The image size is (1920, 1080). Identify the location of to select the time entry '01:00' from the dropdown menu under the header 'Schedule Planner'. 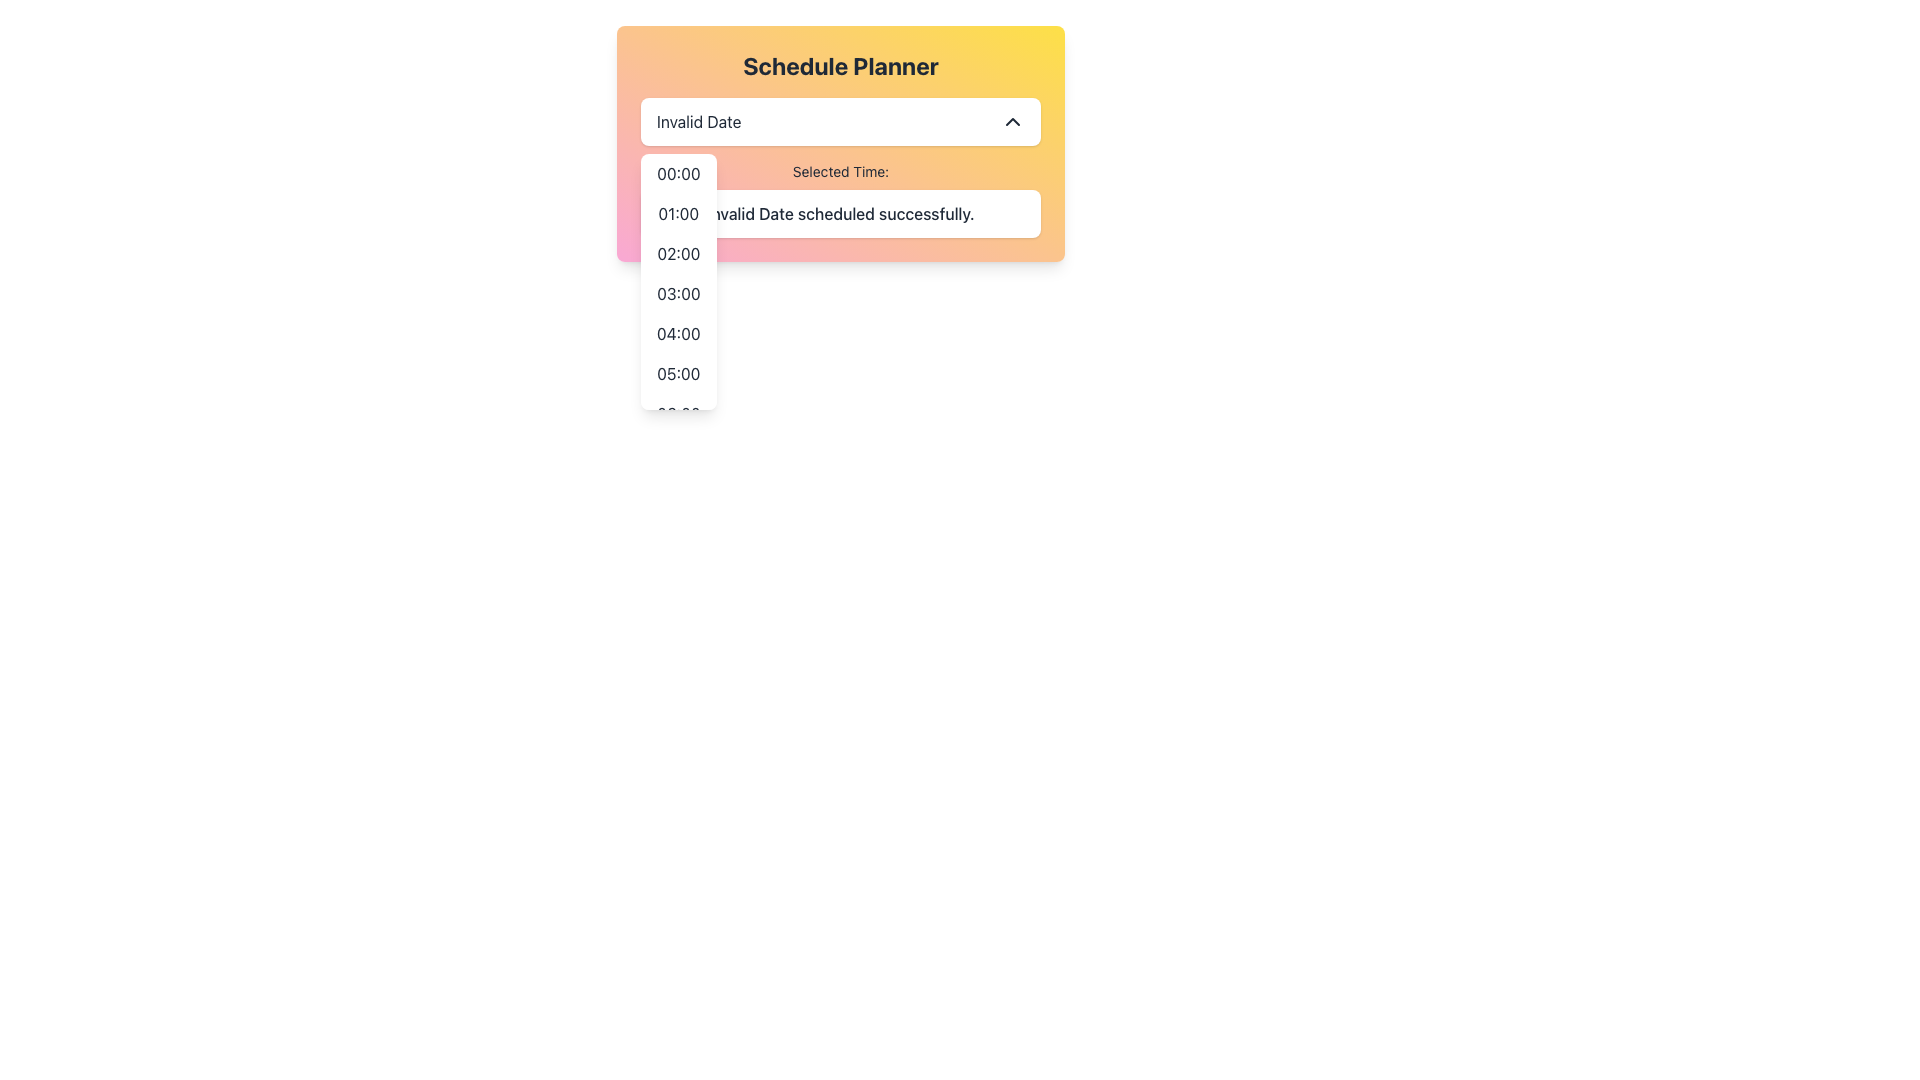
(678, 213).